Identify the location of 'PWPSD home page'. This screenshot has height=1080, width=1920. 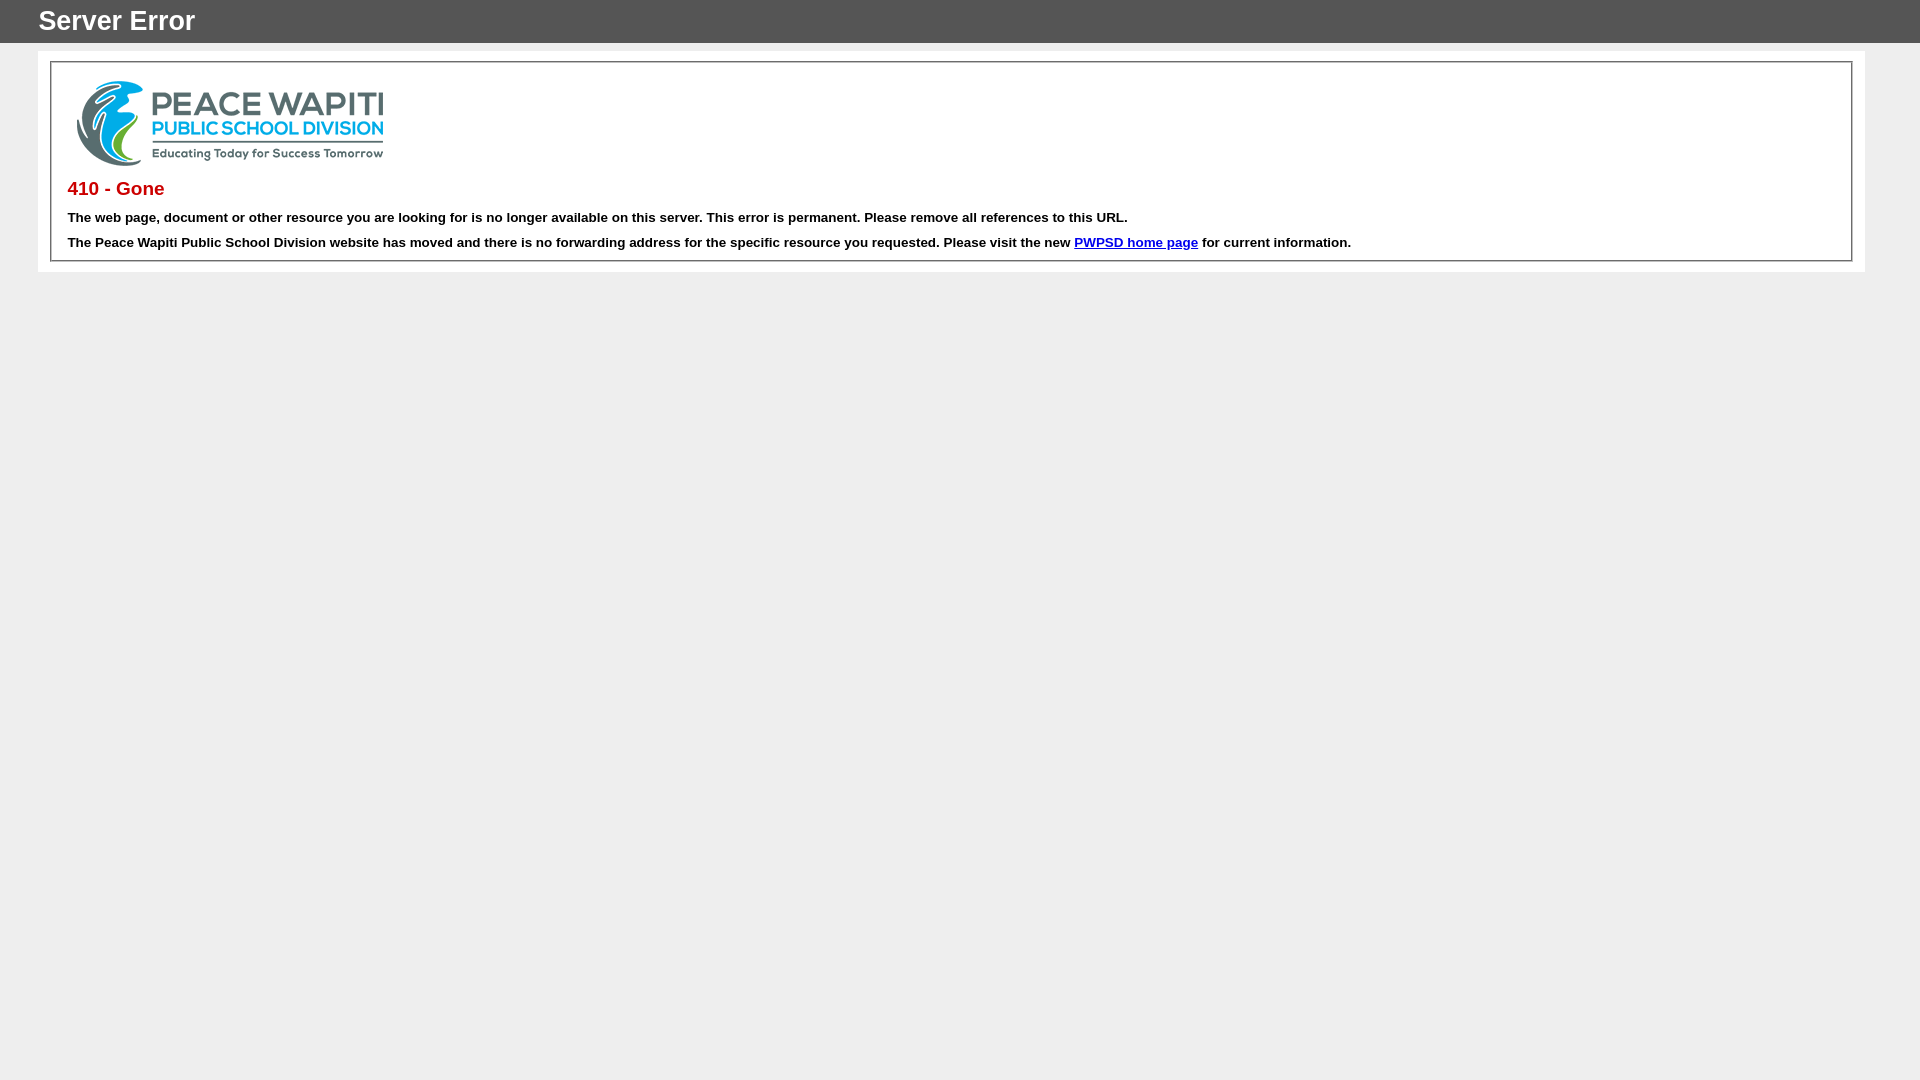
(1073, 241).